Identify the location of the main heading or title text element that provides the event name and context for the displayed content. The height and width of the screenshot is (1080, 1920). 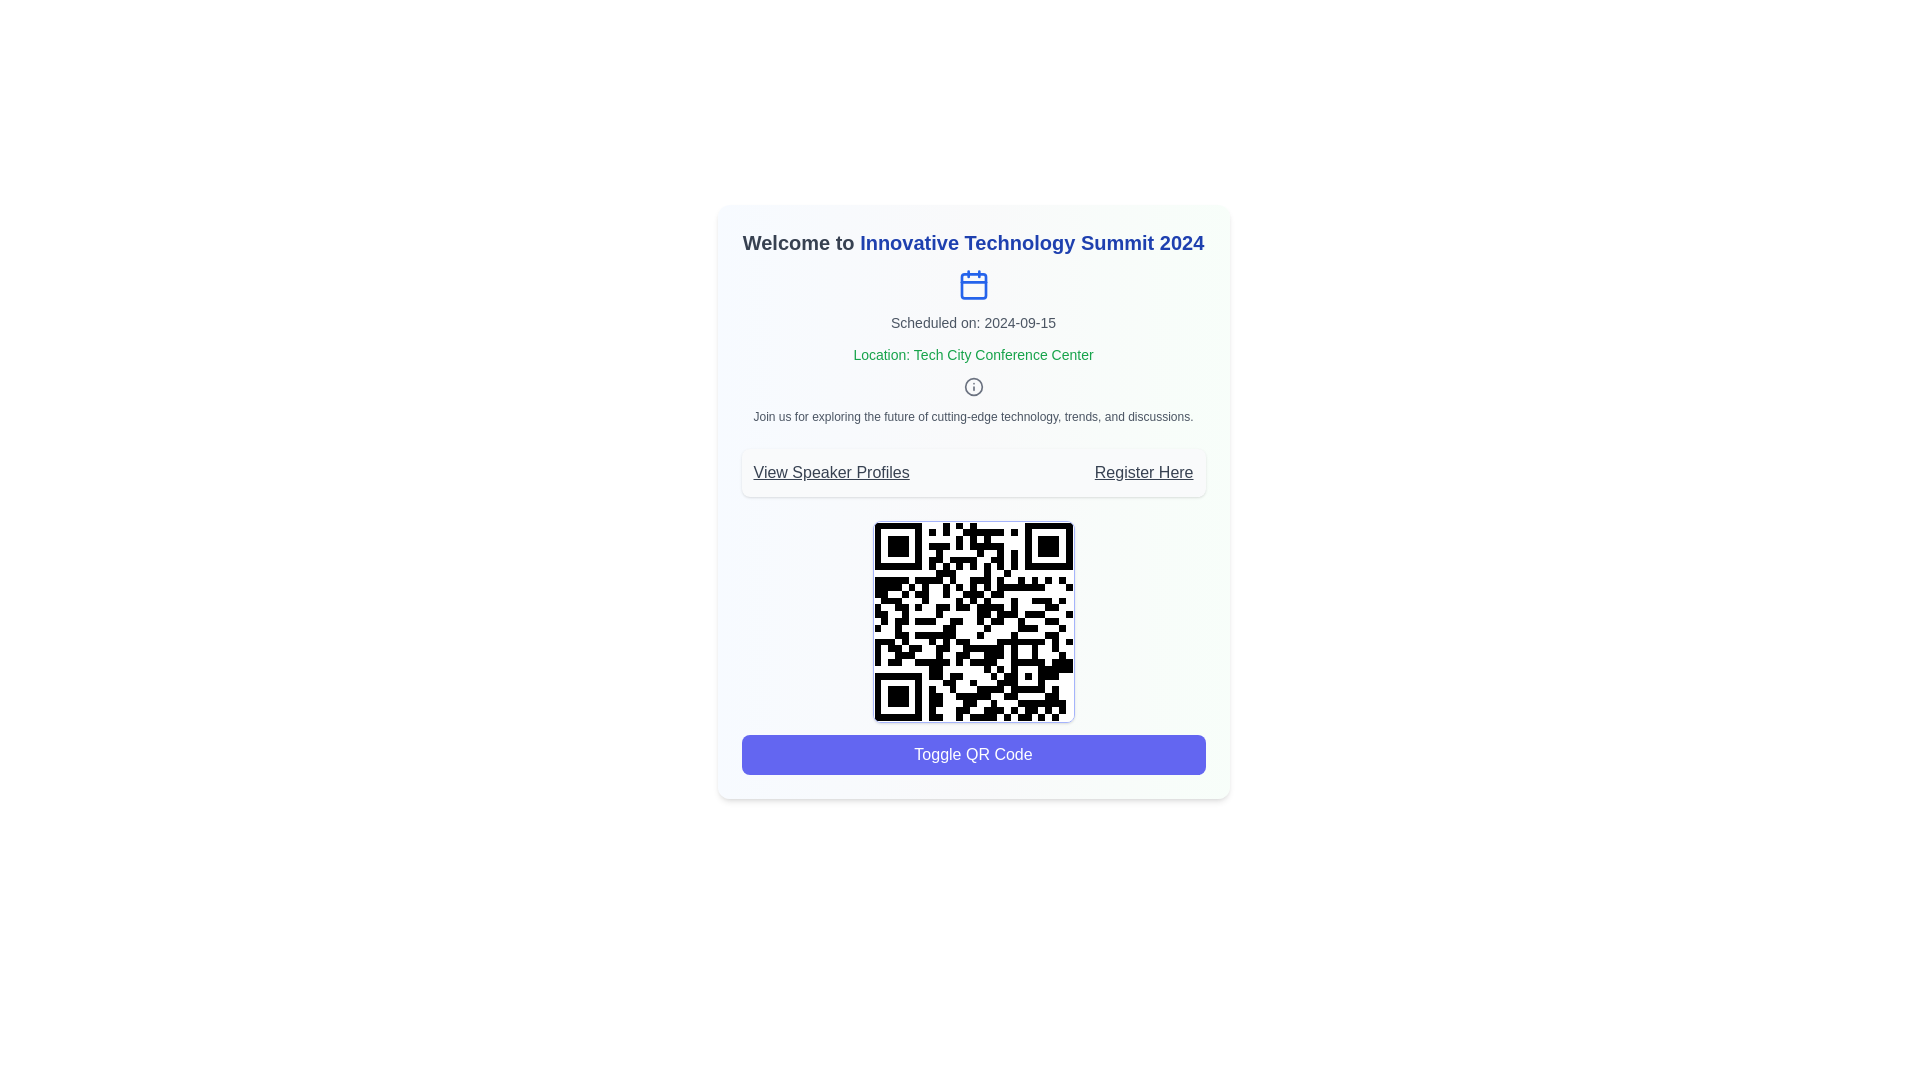
(973, 242).